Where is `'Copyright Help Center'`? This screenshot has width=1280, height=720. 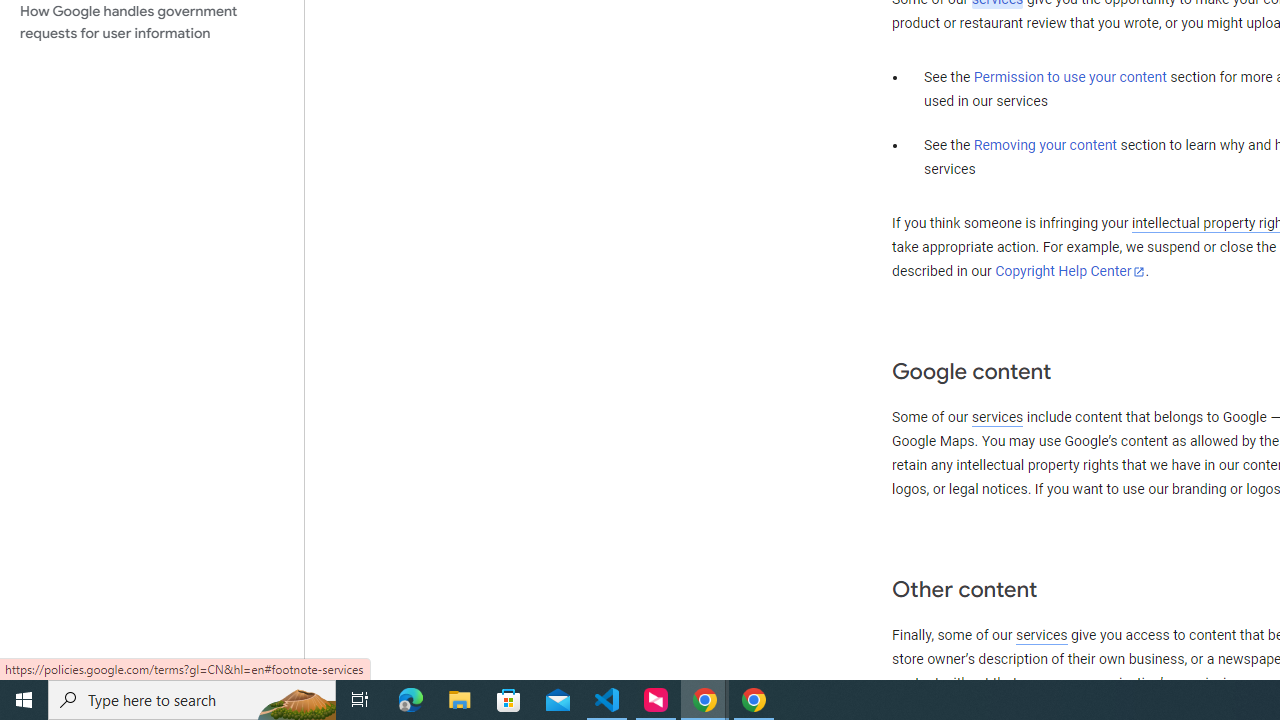
'Copyright Help Center' is located at coordinates (1069, 271).